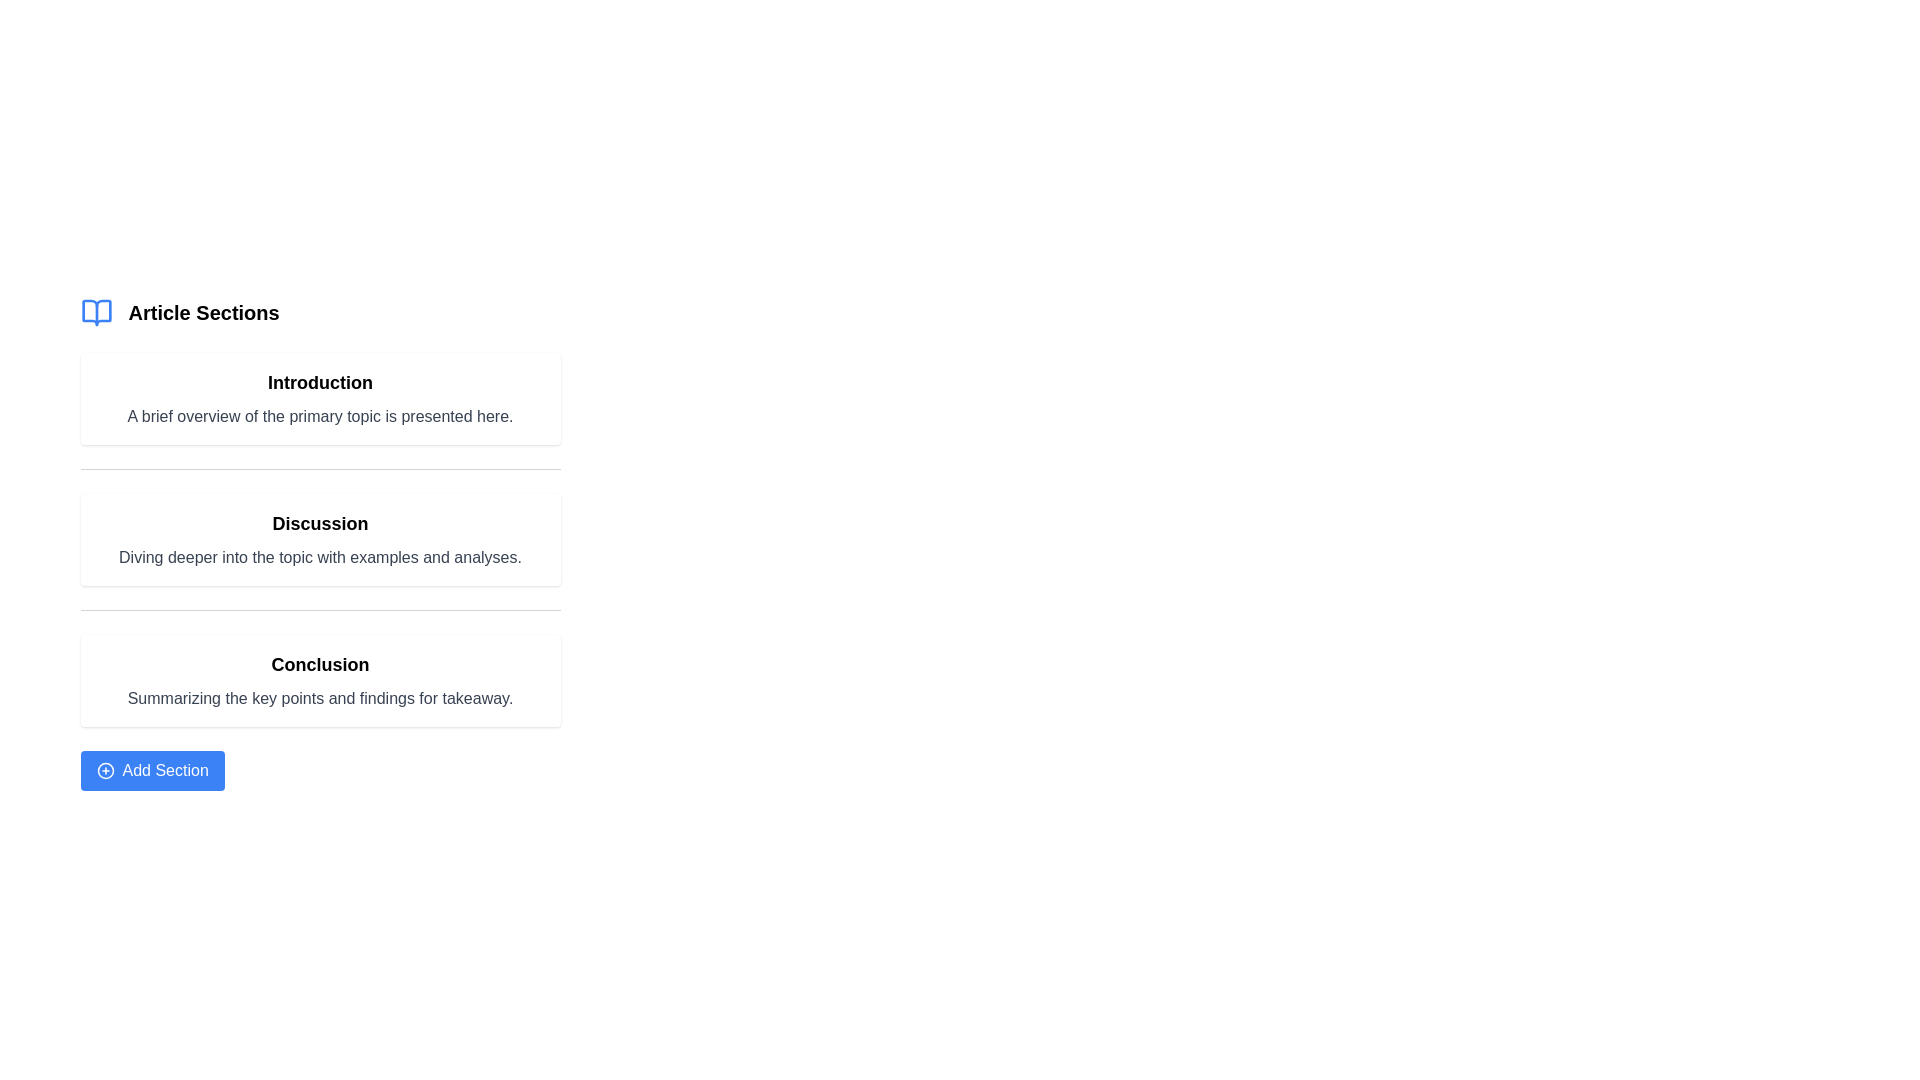 The height and width of the screenshot is (1080, 1920). Describe the element at coordinates (104, 770) in the screenshot. I see `the addition icon located to the left of the 'Add Section' text within the blue button at the bottom-left corner of the interface` at that location.